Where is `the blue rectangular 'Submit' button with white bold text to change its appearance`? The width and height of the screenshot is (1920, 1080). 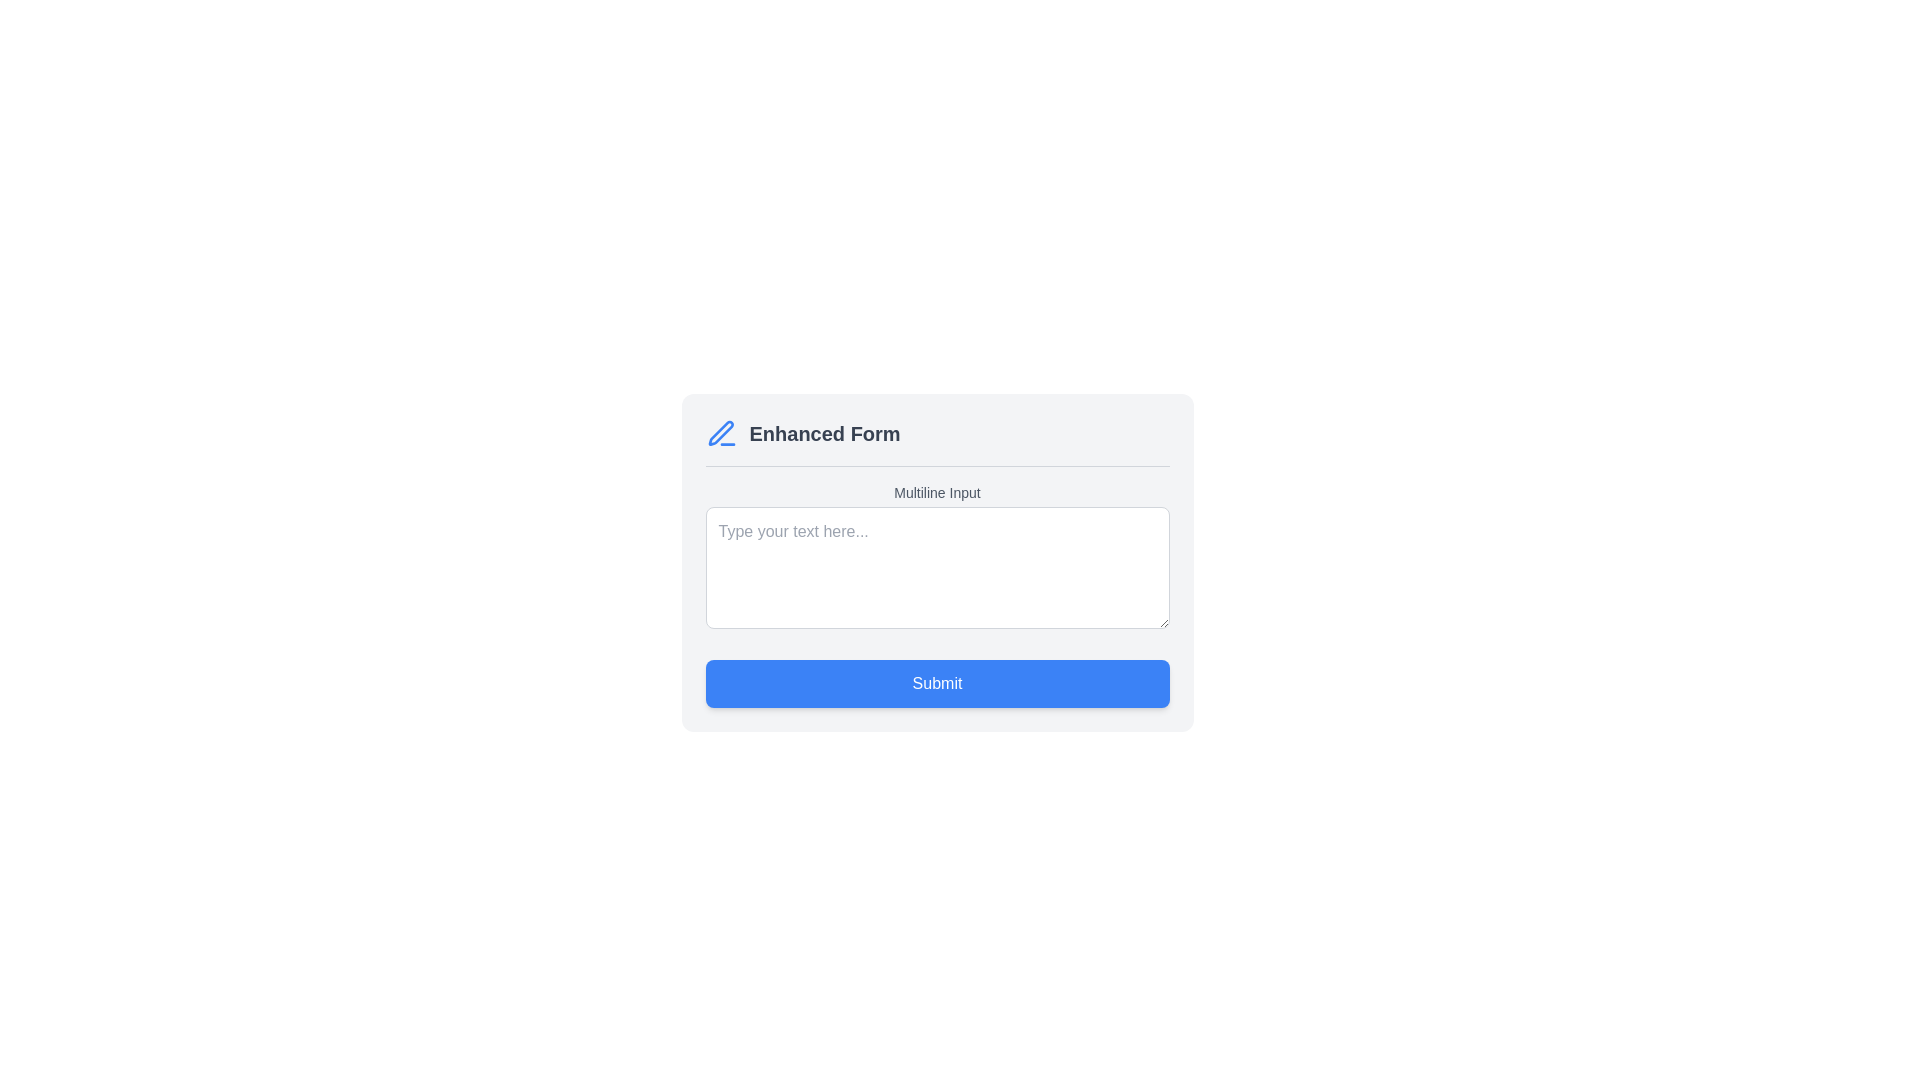 the blue rectangular 'Submit' button with white bold text to change its appearance is located at coordinates (936, 682).